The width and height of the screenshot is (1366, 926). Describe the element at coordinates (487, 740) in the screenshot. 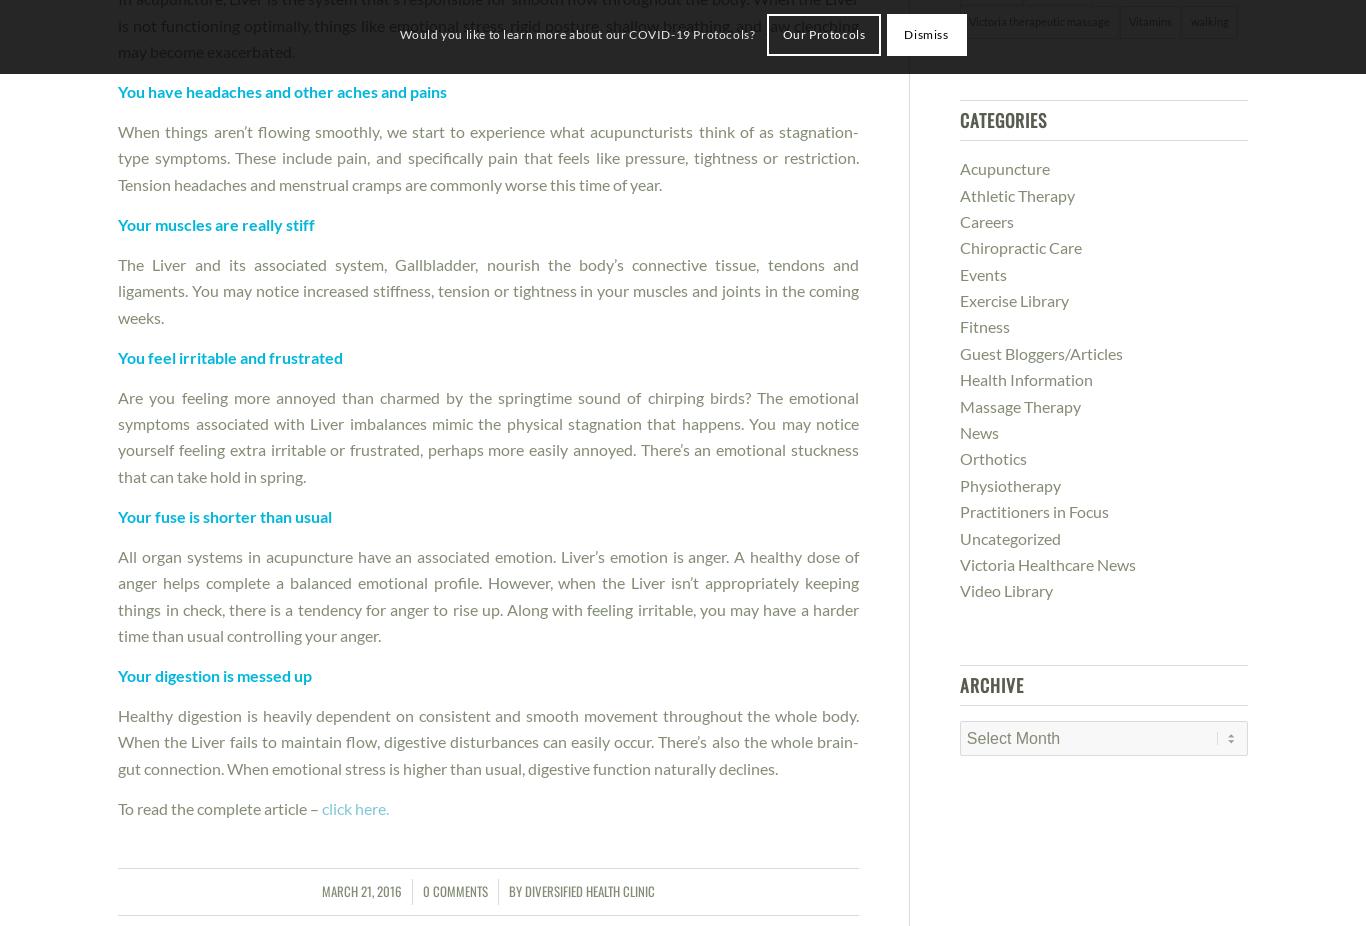

I see `'Healthy digestion is heavily dependent on consistent and smooth movement throughout the whole body. When the Liver fails to maintain flow, digestive disturbances can easily occur. There’s also the whole brain-gut connection. When emotional stress is higher than usual, digestive function naturally declines.'` at that location.